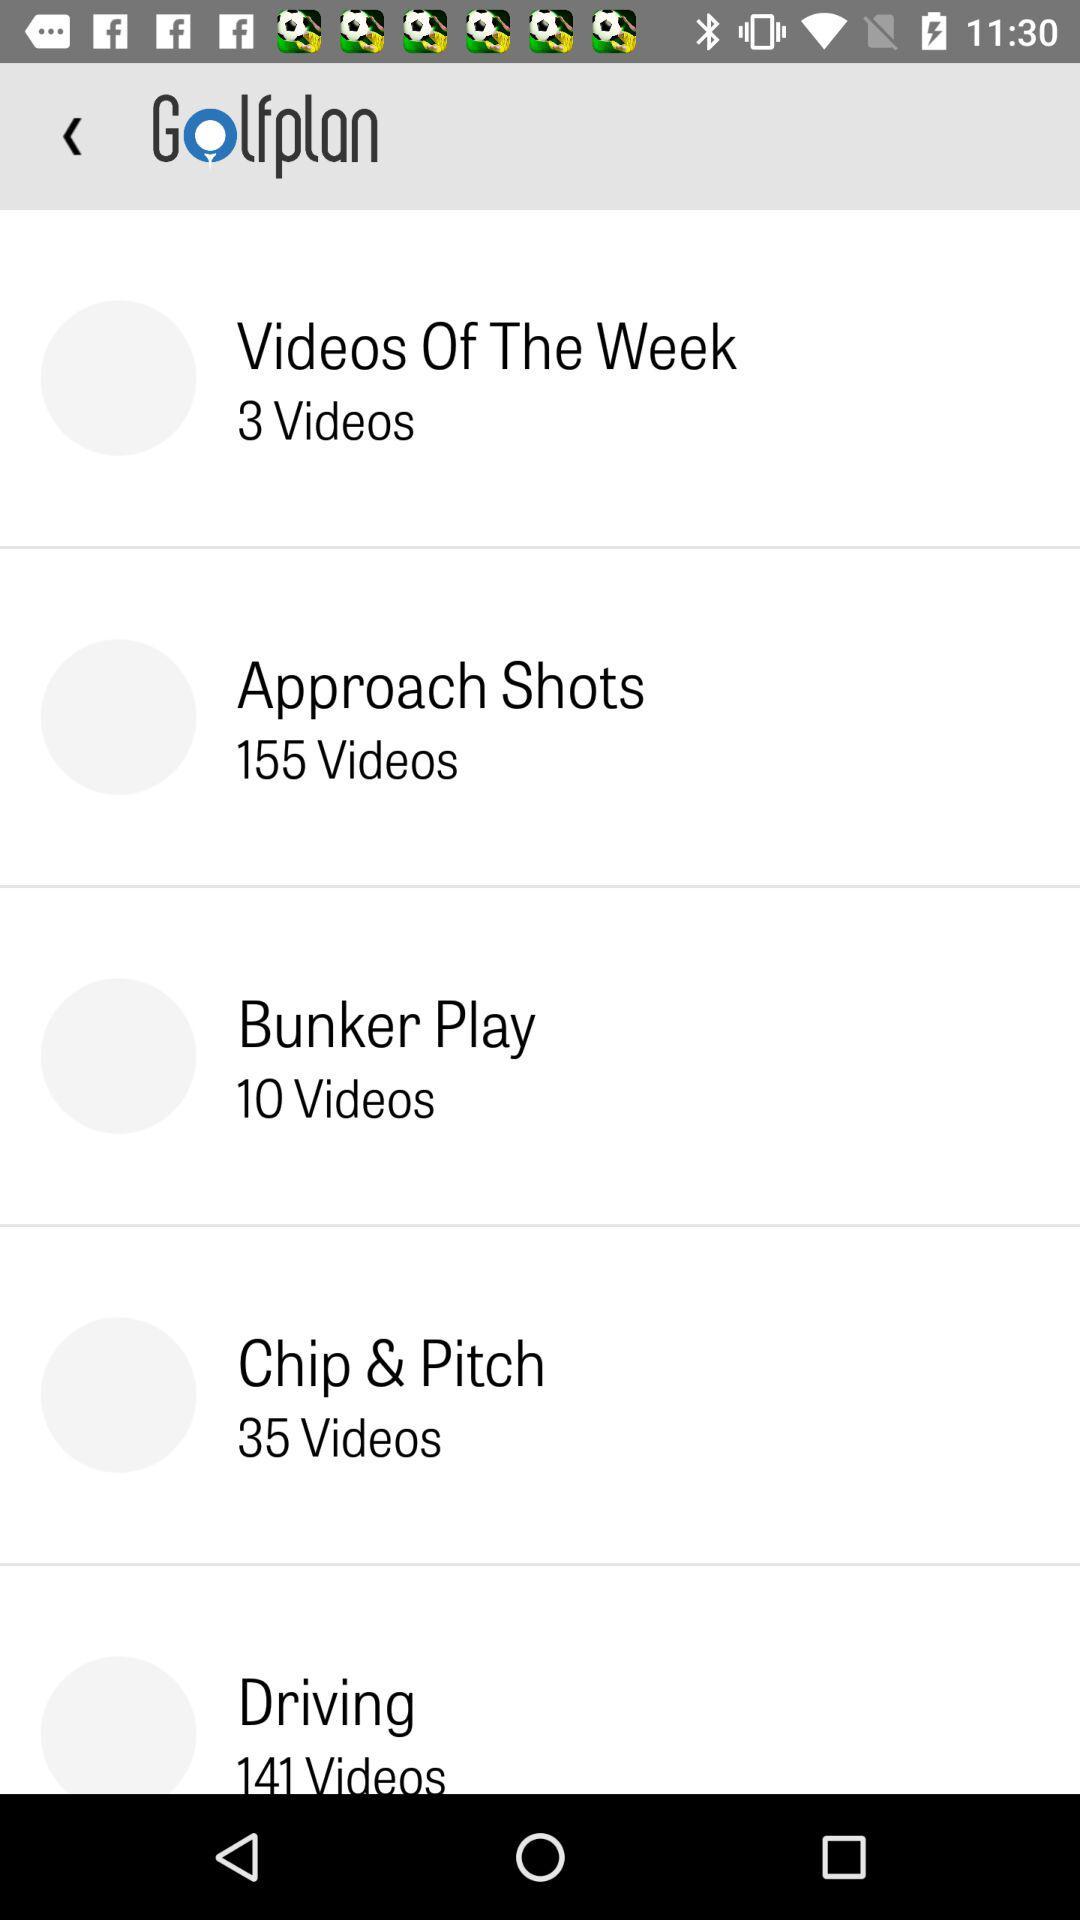 This screenshot has height=1920, width=1080. What do you see at coordinates (341, 1767) in the screenshot?
I see `the item below the driving item` at bounding box center [341, 1767].